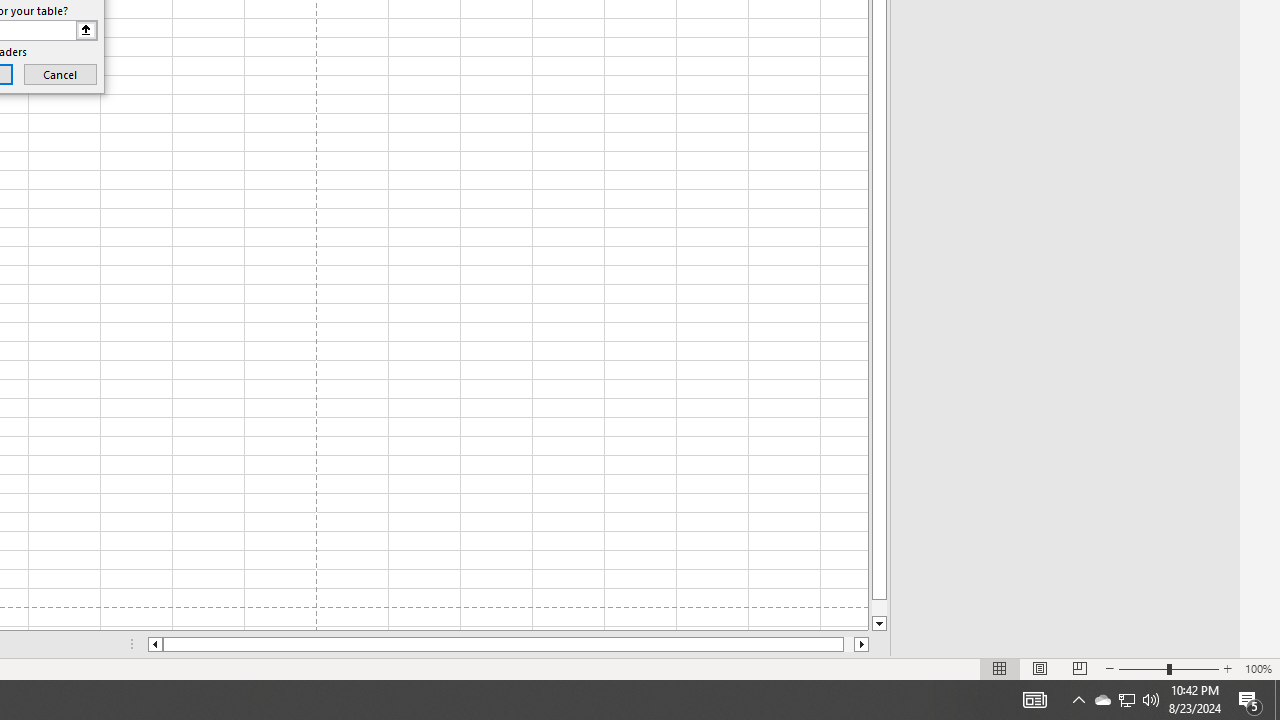 The image size is (1280, 720). Describe the element at coordinates (153, 644) in the screenshot. I see `'Column left'` at that location.